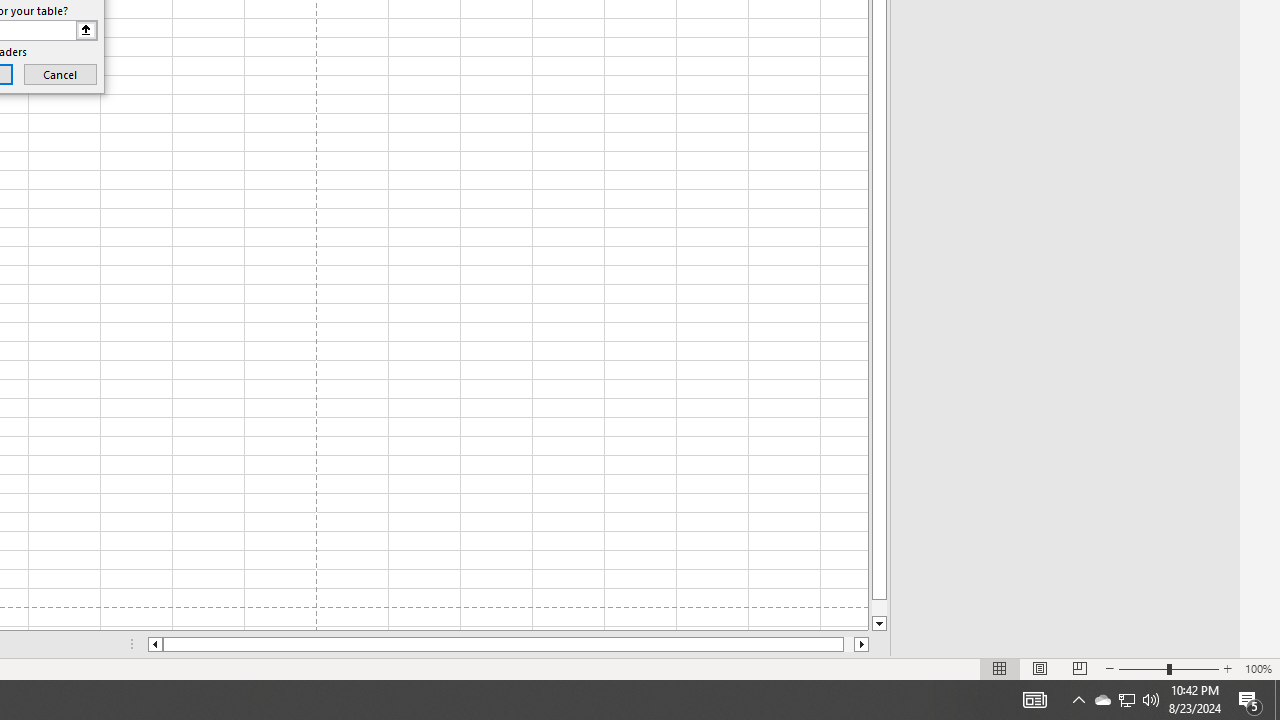 The image size is (1280, 720). Describe the element at coordinates (153, 644) in the screenshot. I see `'Column left'` at that location.